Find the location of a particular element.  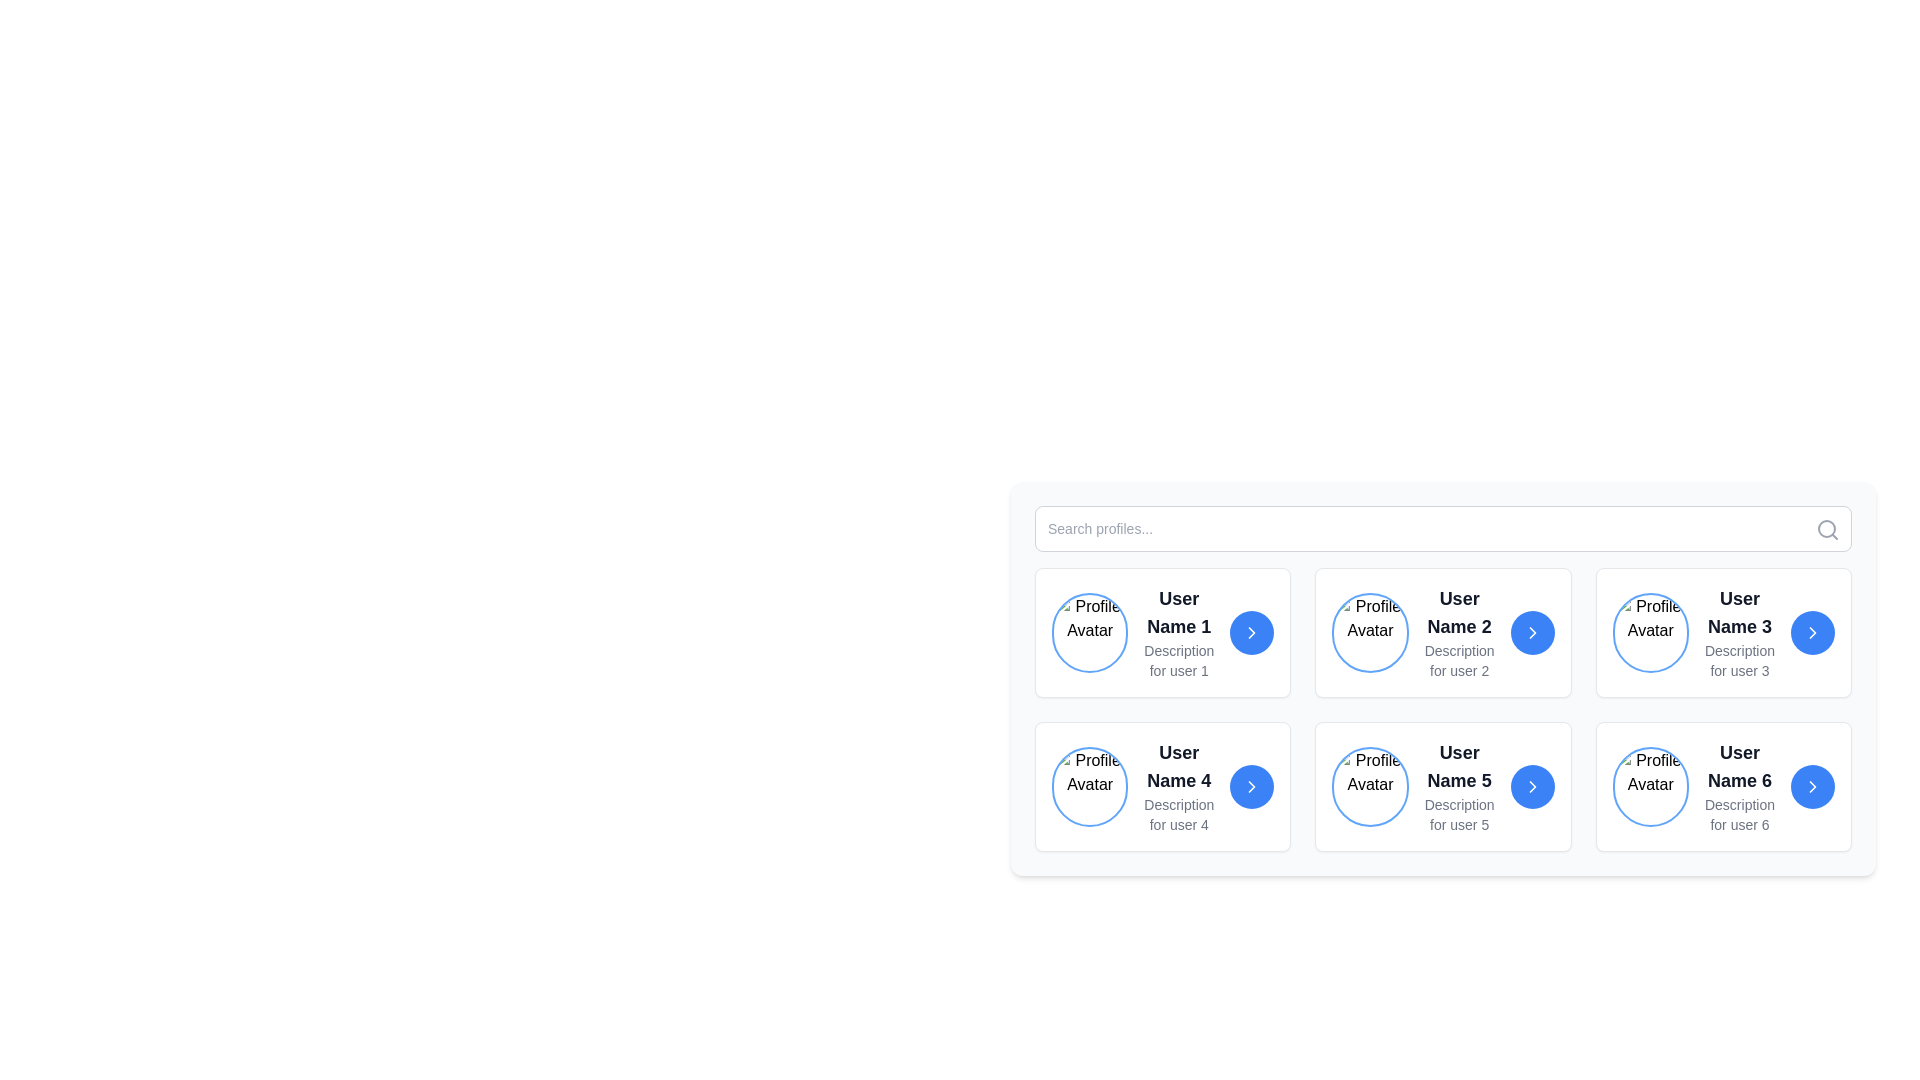

the text label displaying 'User Name 2' in bold and larger font within the user profile card, positioned in the second column of the grid layout is located at coordinates (1459, 612).